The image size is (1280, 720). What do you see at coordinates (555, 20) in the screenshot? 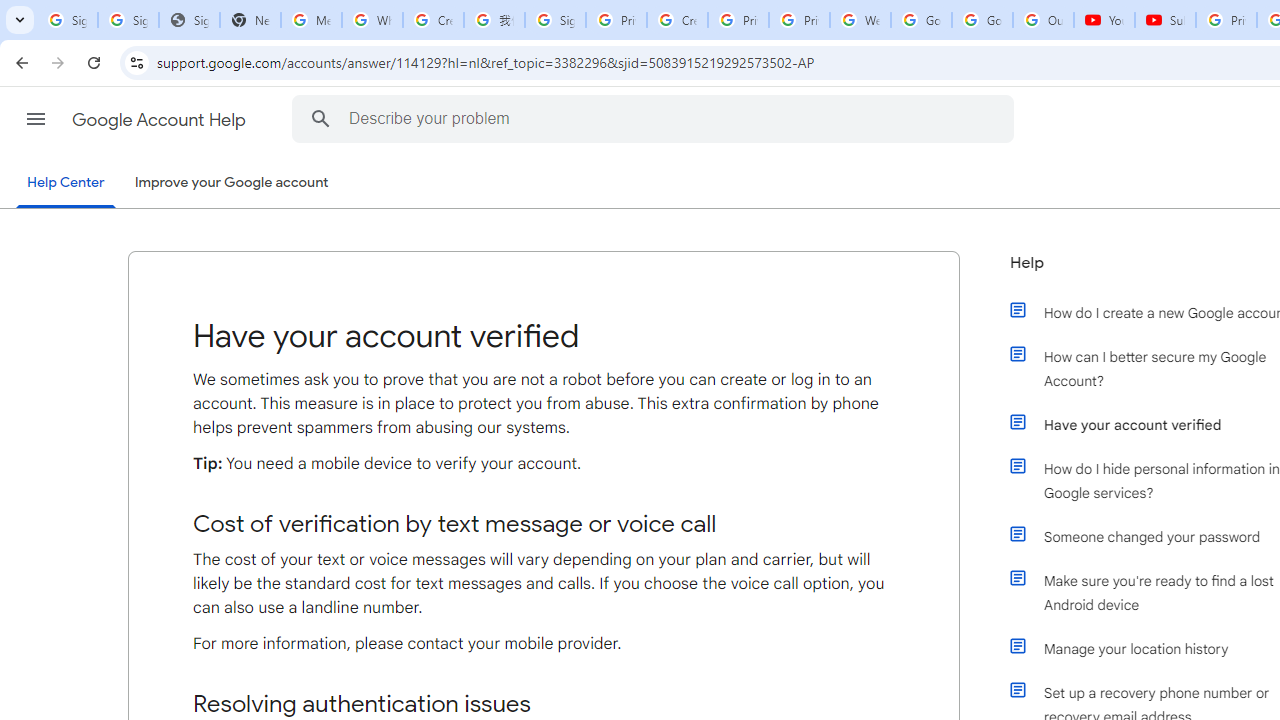
I see `'Sign in - Google Accounts'` at bounding box center [555, 20].